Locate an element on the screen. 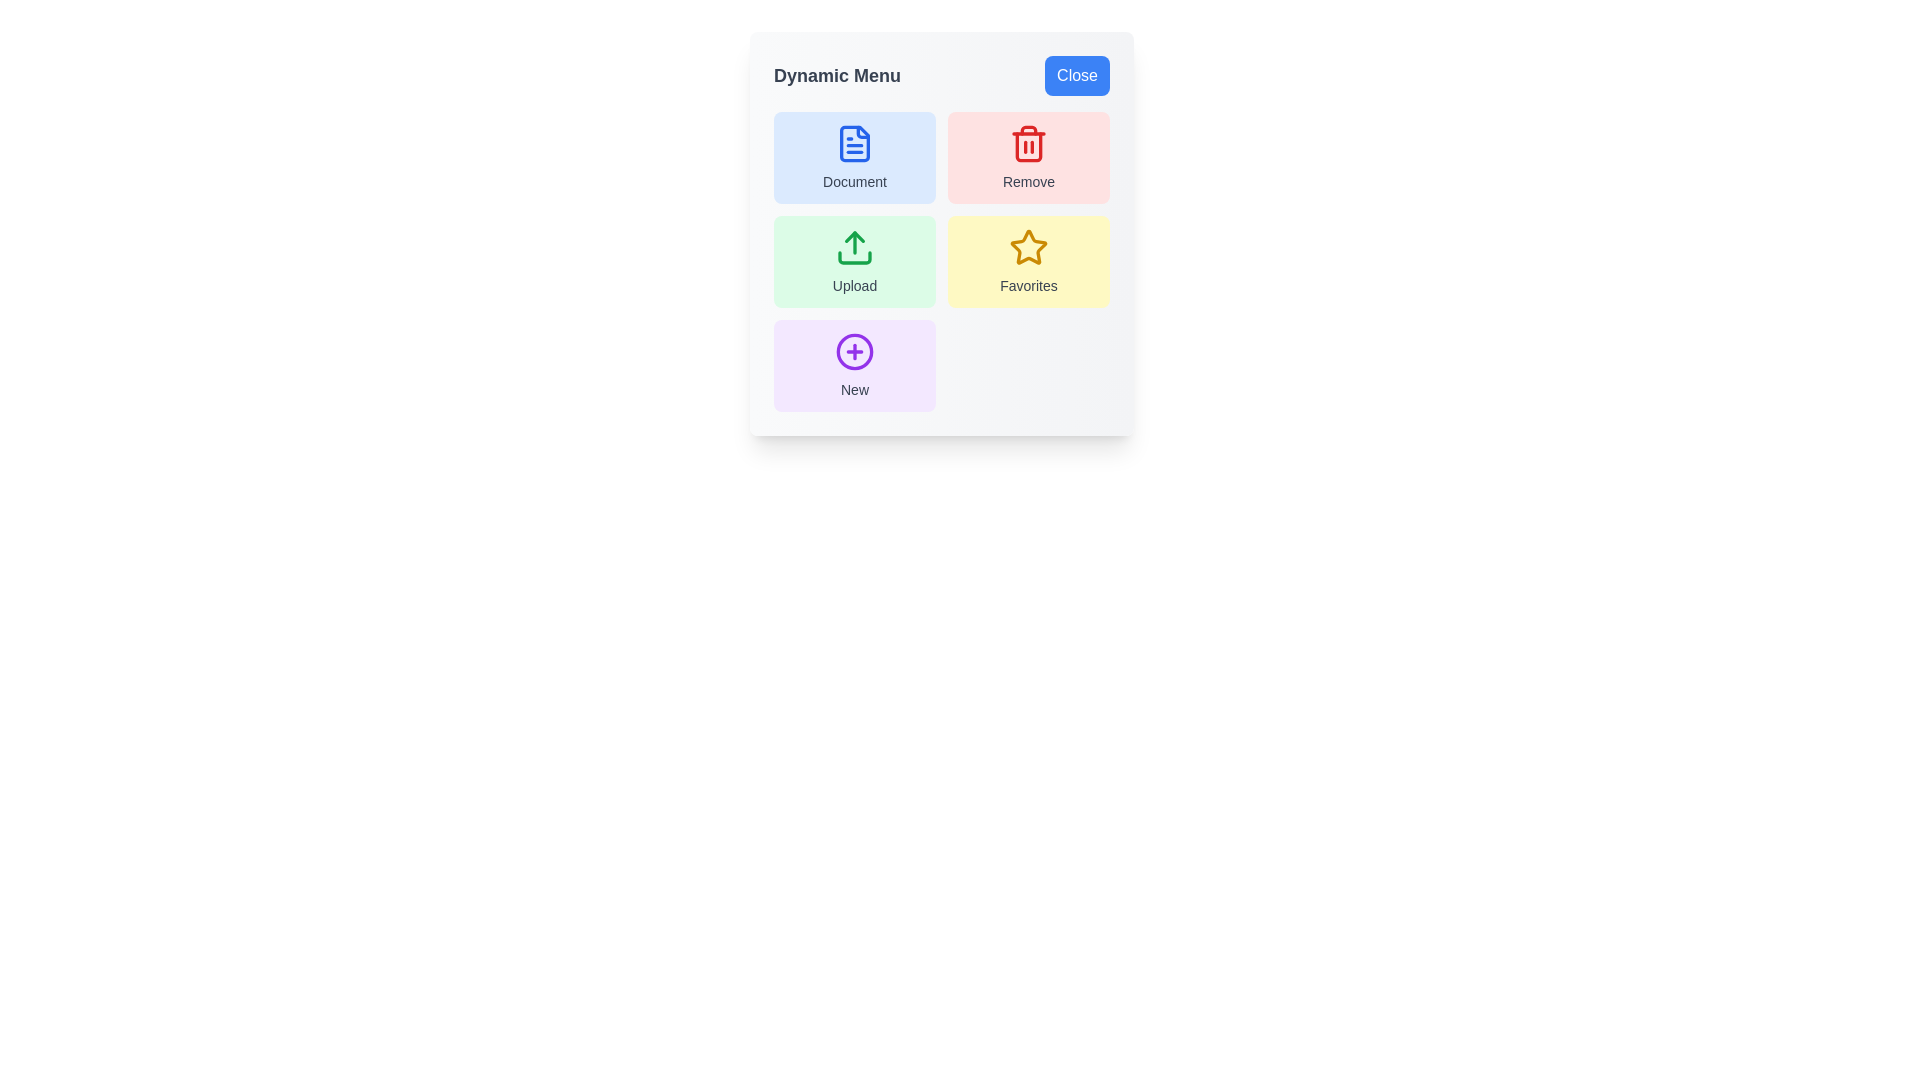 This screenshot has width=1920, height=1080. the star icon with a hollow interior on a yellow background is located at coordinates (1027, 245).